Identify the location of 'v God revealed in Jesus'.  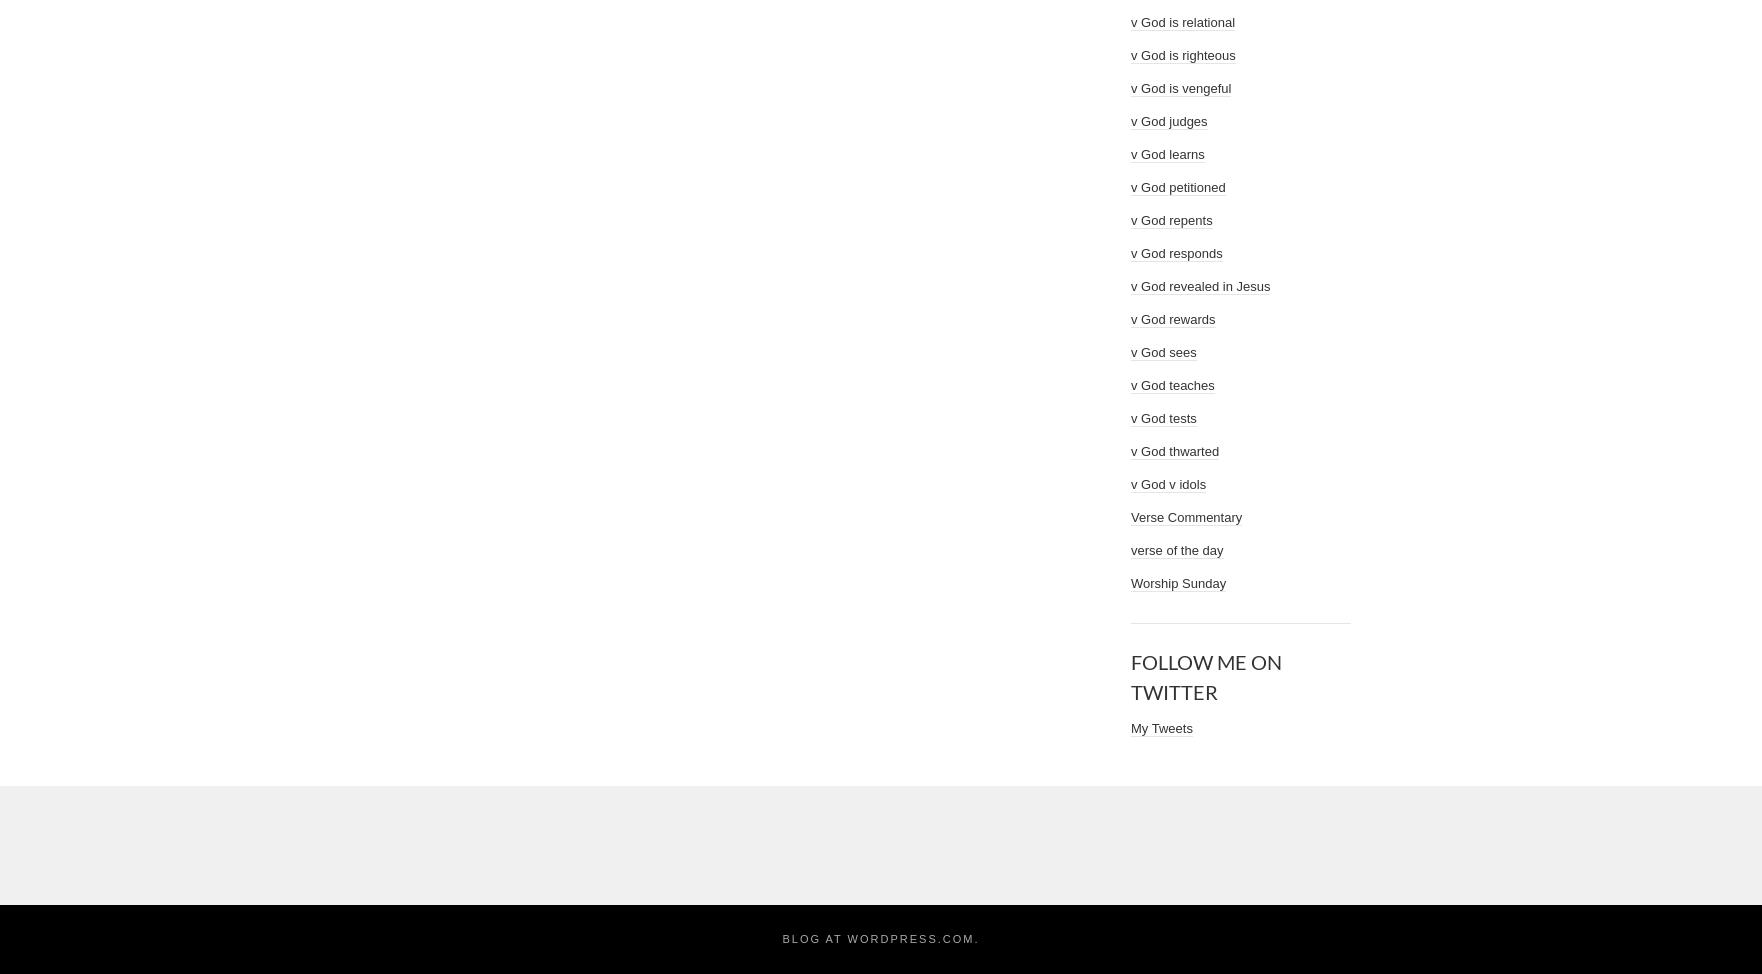
(1200, 285).